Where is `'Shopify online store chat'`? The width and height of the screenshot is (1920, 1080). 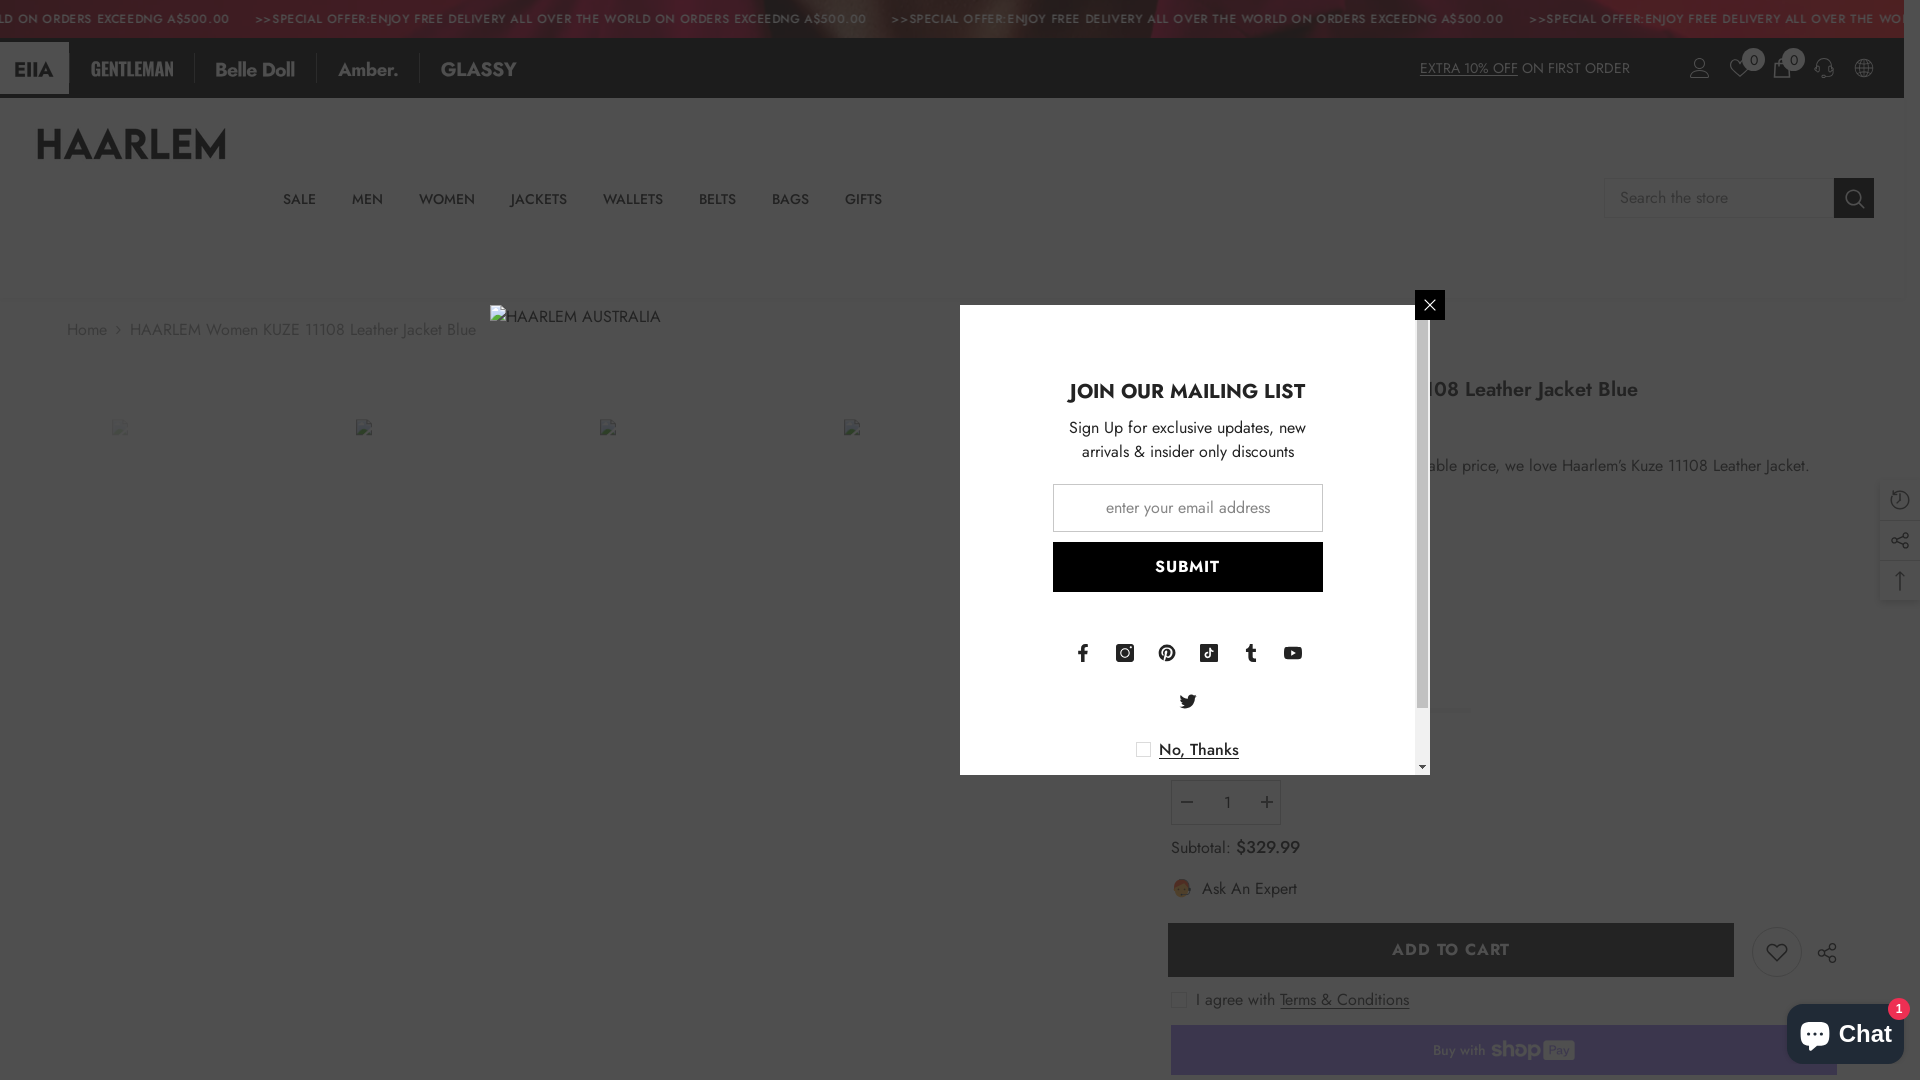 'Shopify online store chat' is located at coordinates (1844, 1029).